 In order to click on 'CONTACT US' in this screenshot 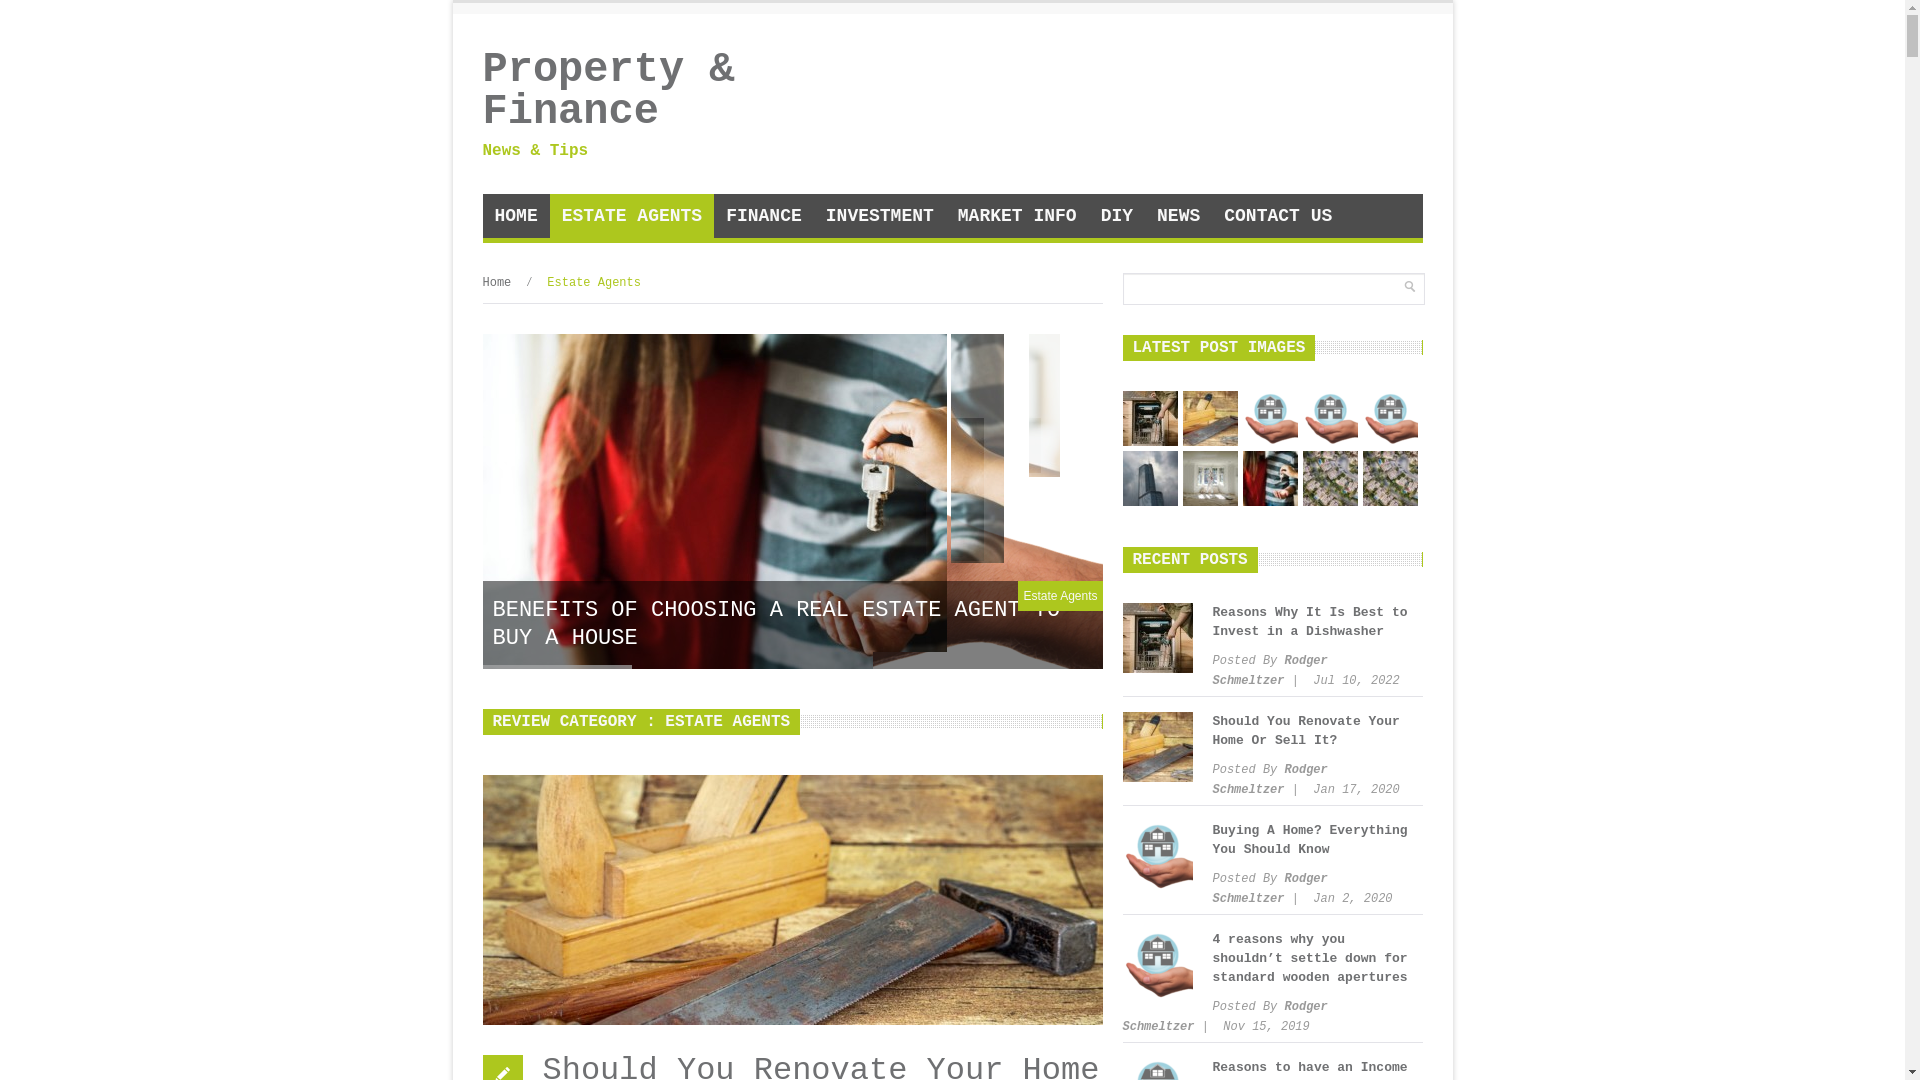, I will do `click(1276, 216)`.